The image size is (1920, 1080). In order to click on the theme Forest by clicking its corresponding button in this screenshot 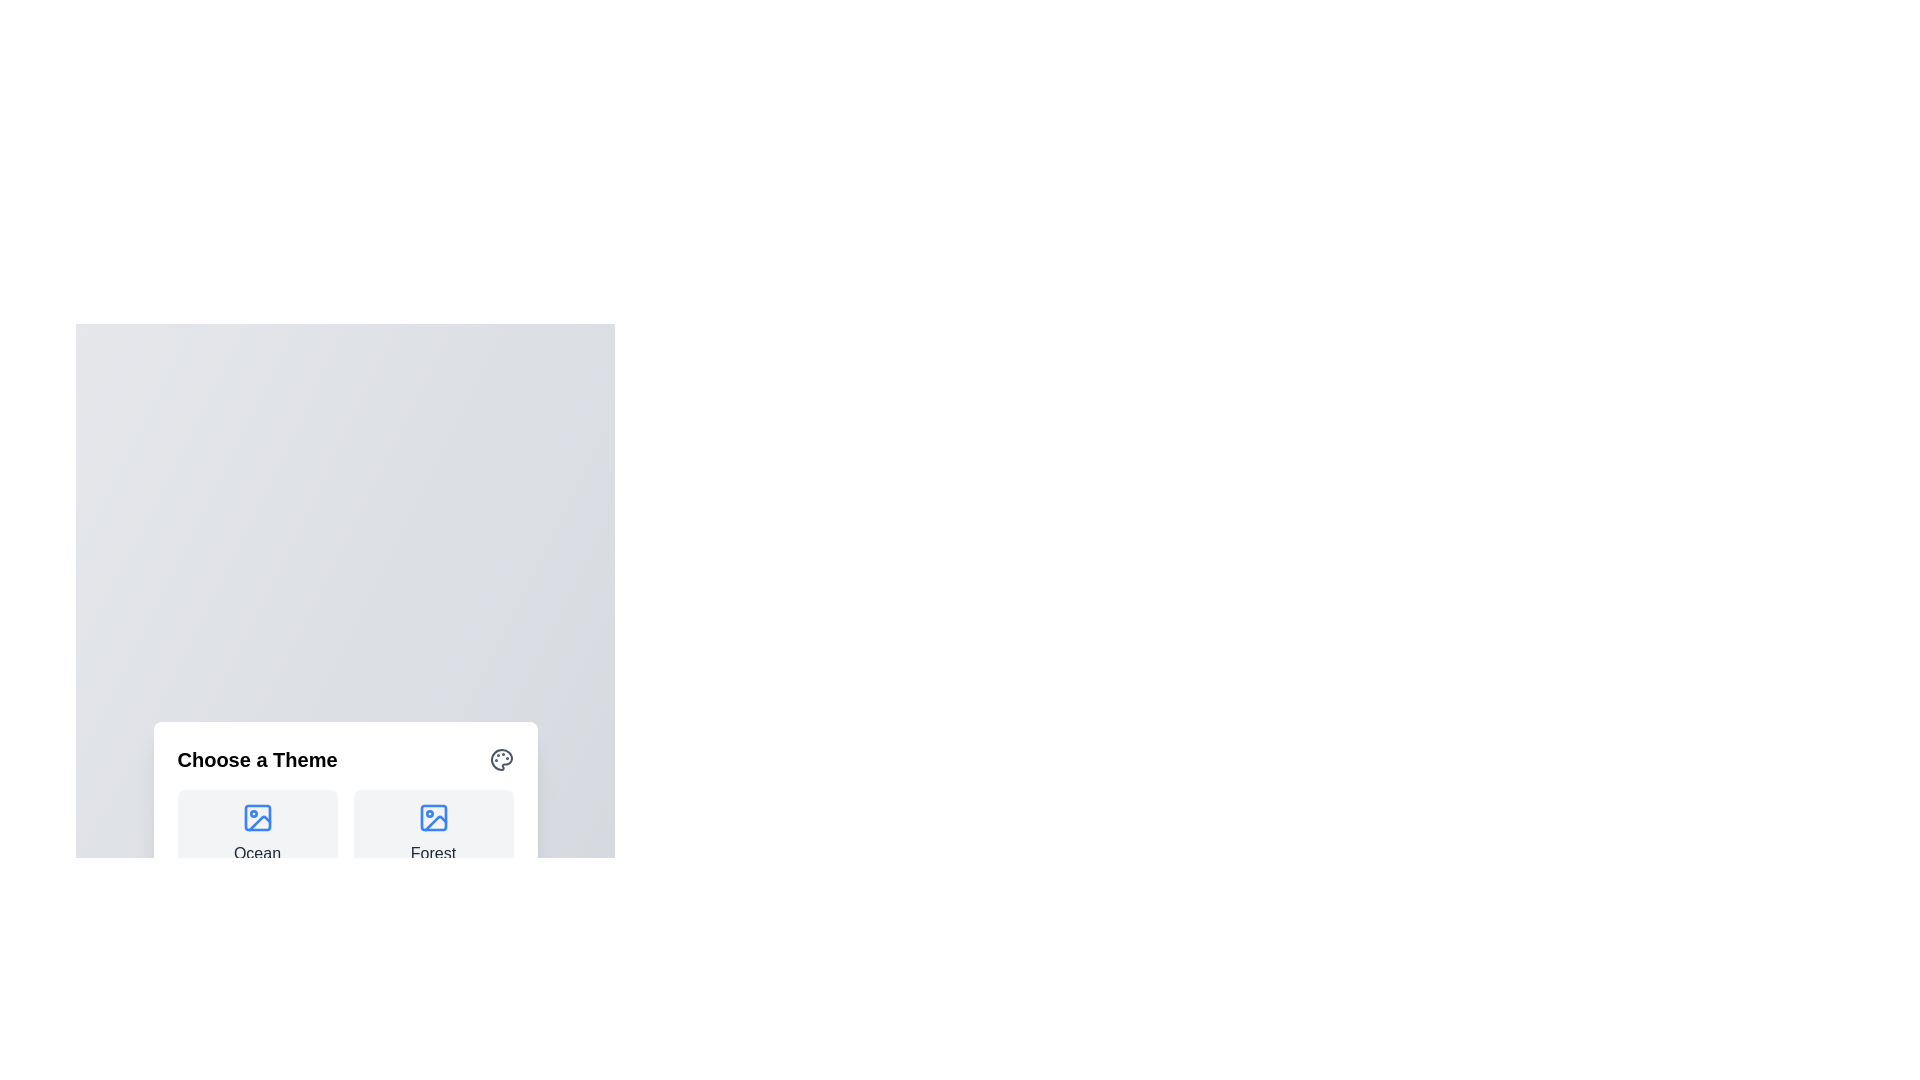, I will do `click(432, 833)`.